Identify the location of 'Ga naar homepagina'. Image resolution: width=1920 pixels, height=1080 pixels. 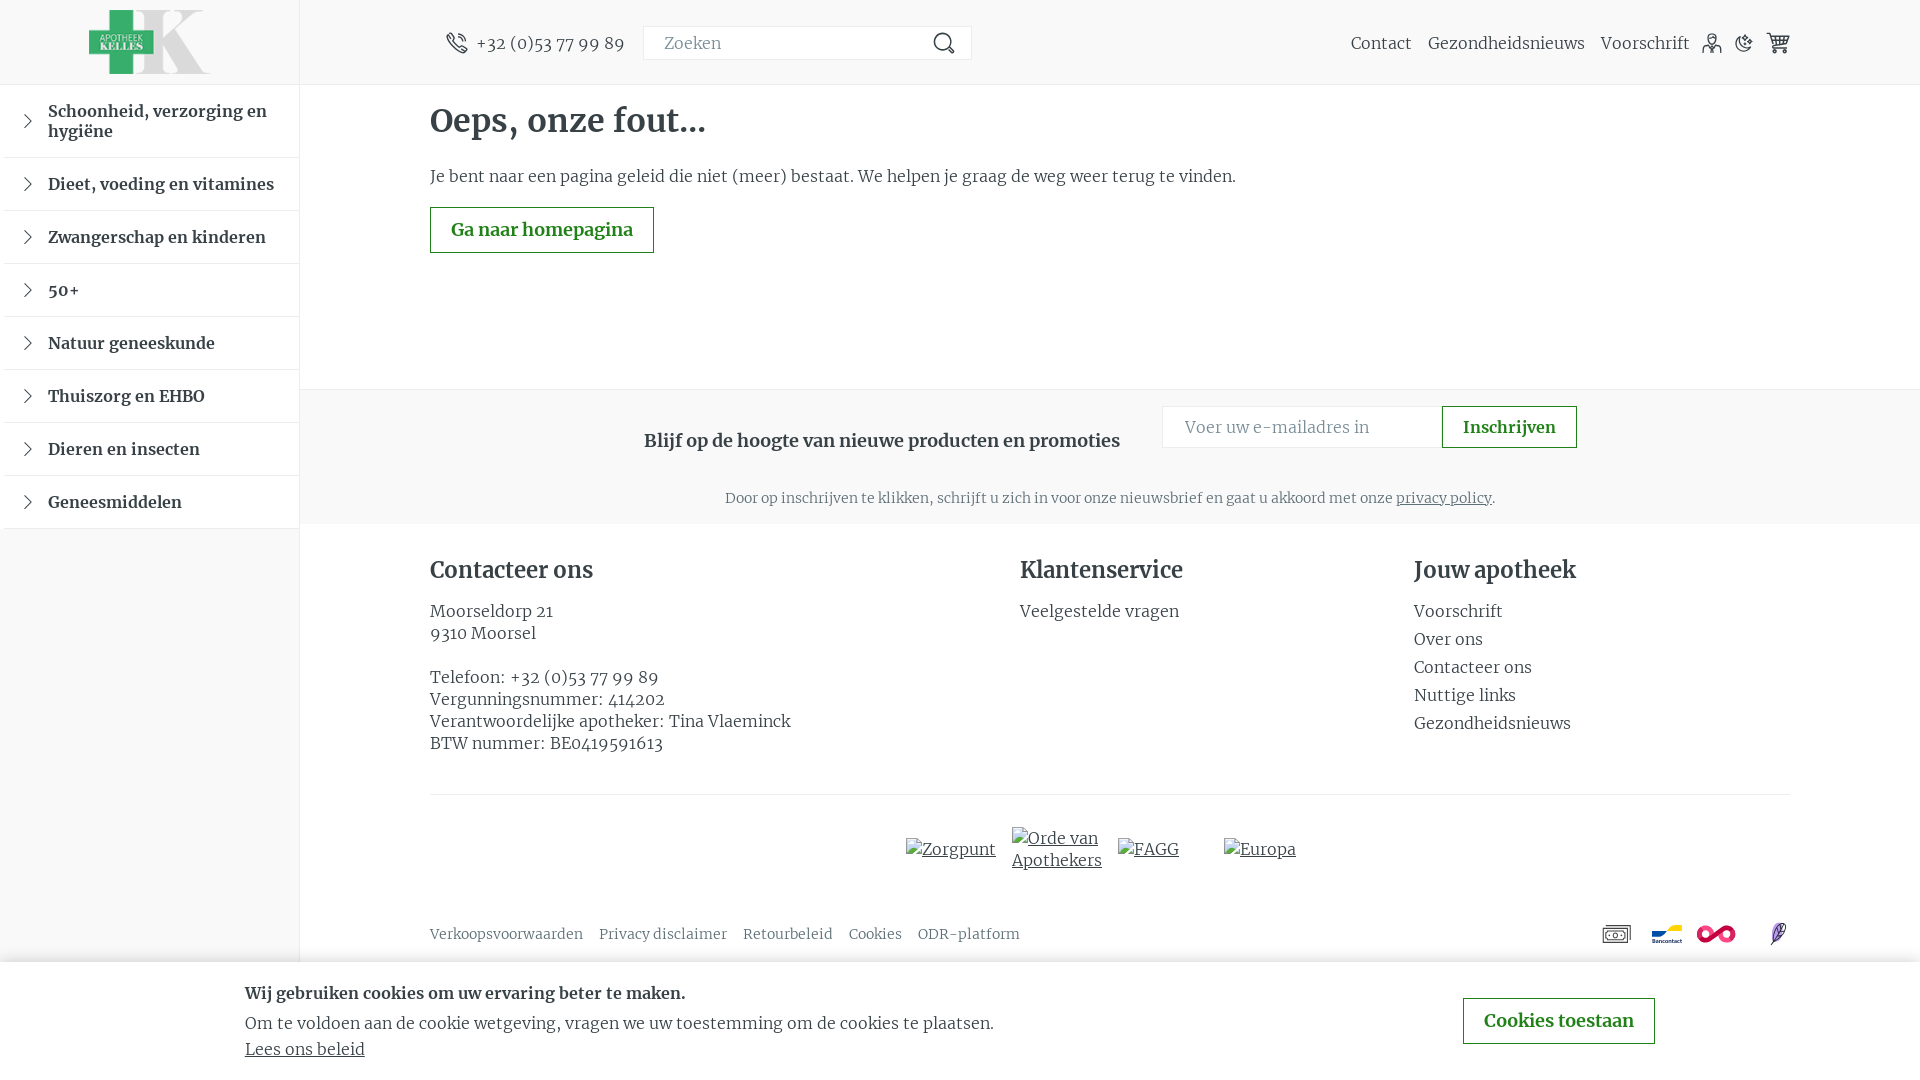
(542, 229).